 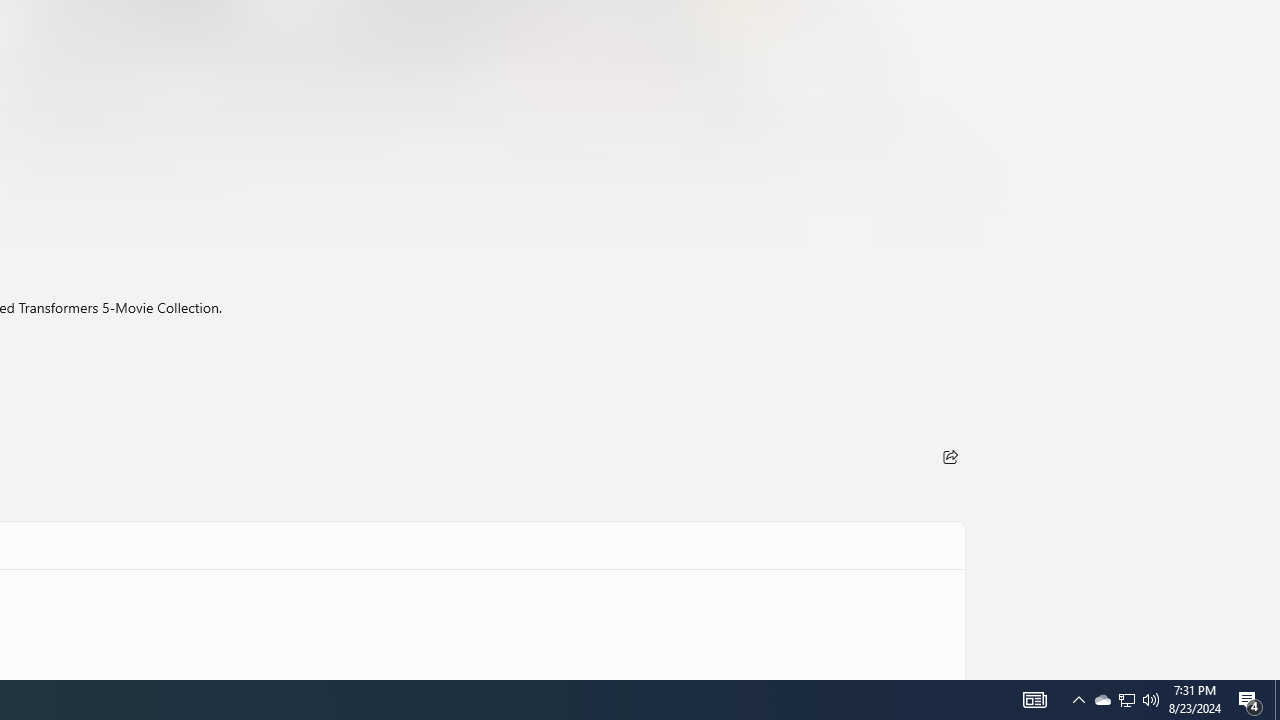 I want to click on 'Share', so click(x=949, y=456).